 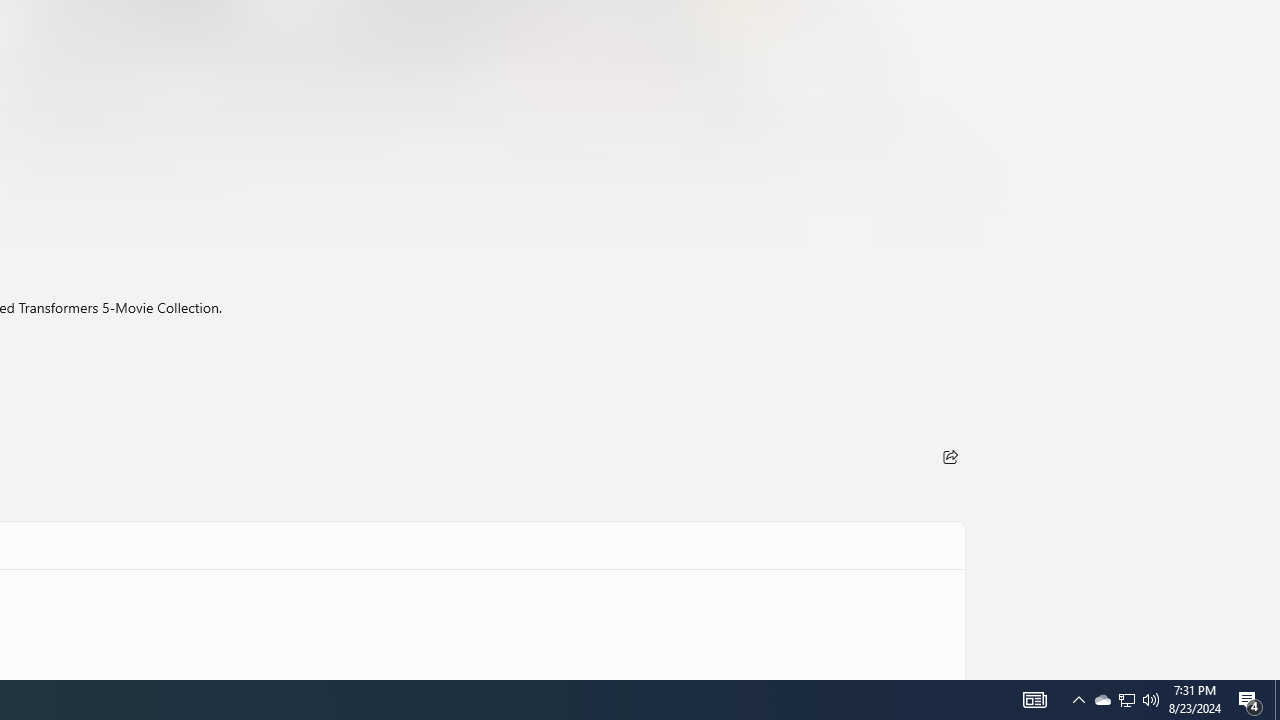 I want to click on 'Share', so click(x=949, y=456).